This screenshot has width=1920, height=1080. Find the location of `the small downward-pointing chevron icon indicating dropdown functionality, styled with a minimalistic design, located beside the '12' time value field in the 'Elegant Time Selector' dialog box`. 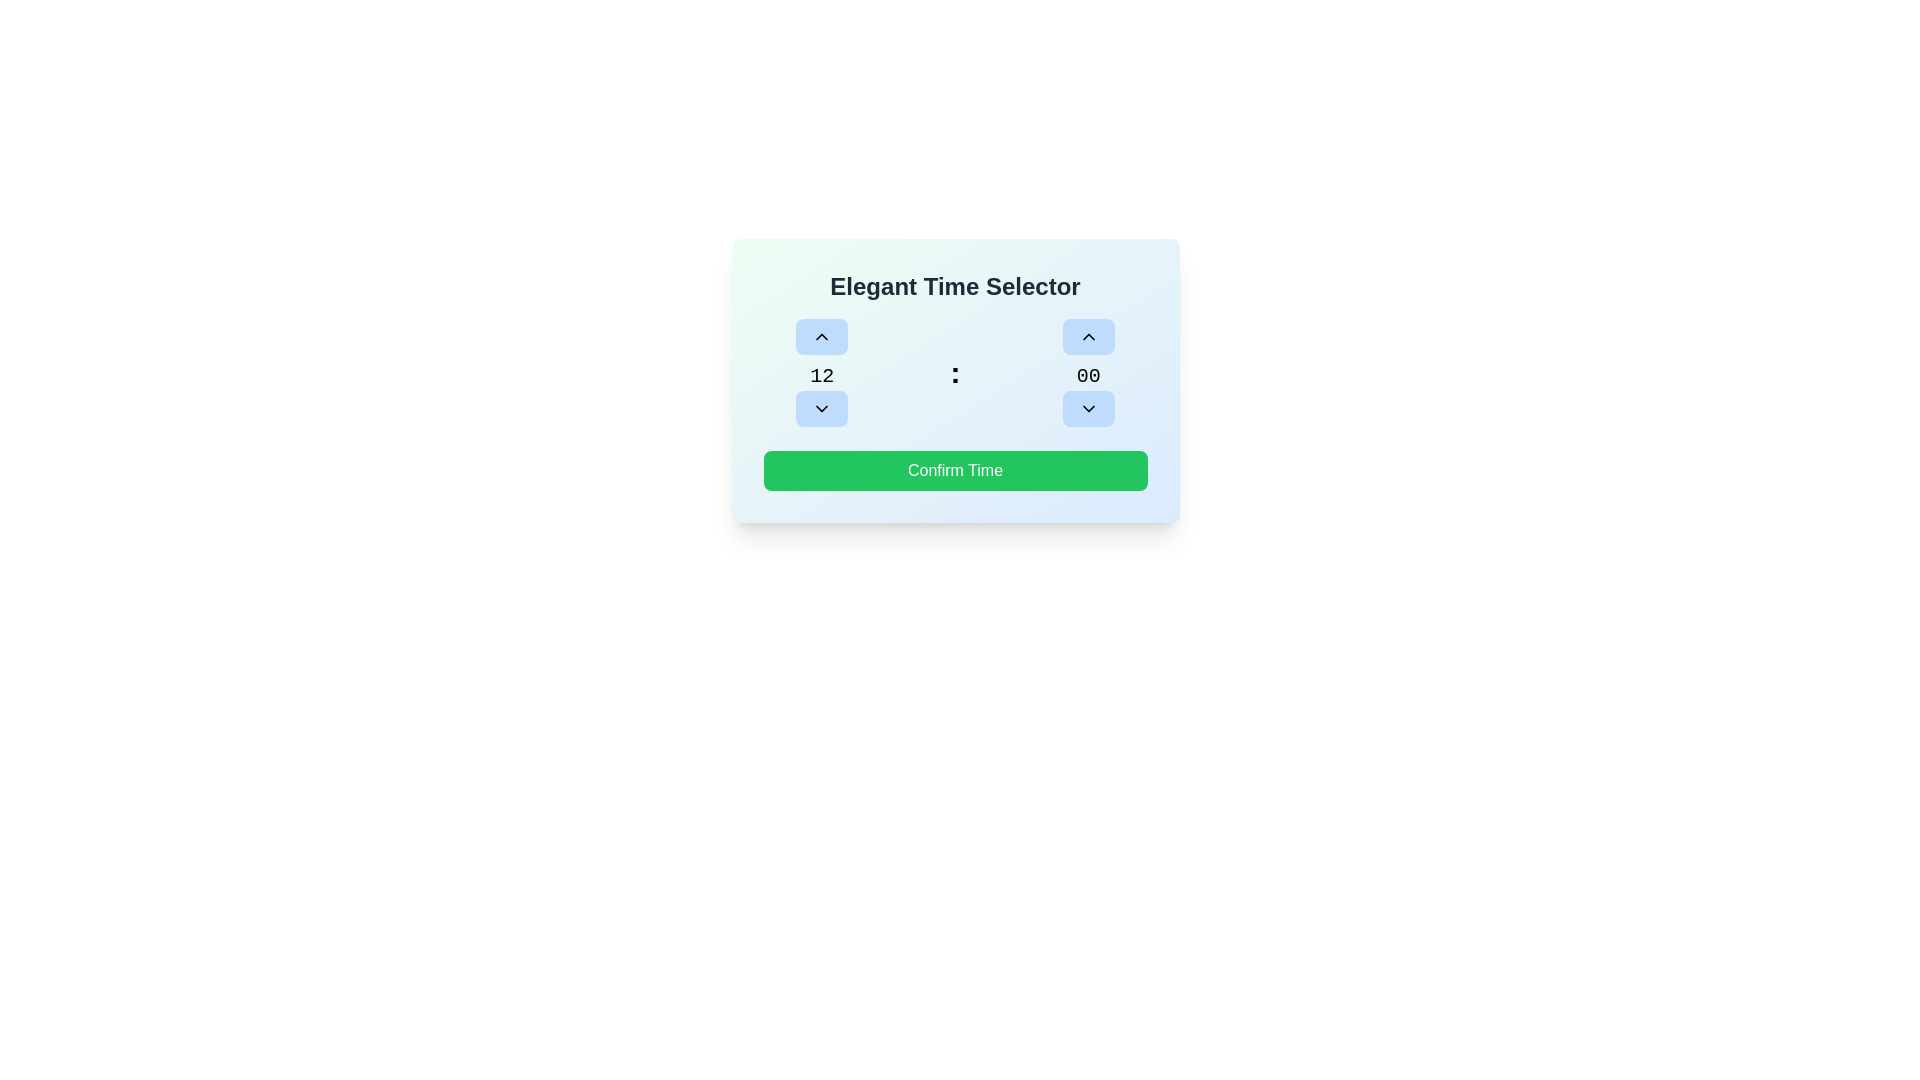

the small downward-pointing chevron icon indicating dropdown functionality, styled with a minimalistic design, located beside the '12' time value field in the 'Elegant Time Selector' dialog box is located at coordinates (822, 407).